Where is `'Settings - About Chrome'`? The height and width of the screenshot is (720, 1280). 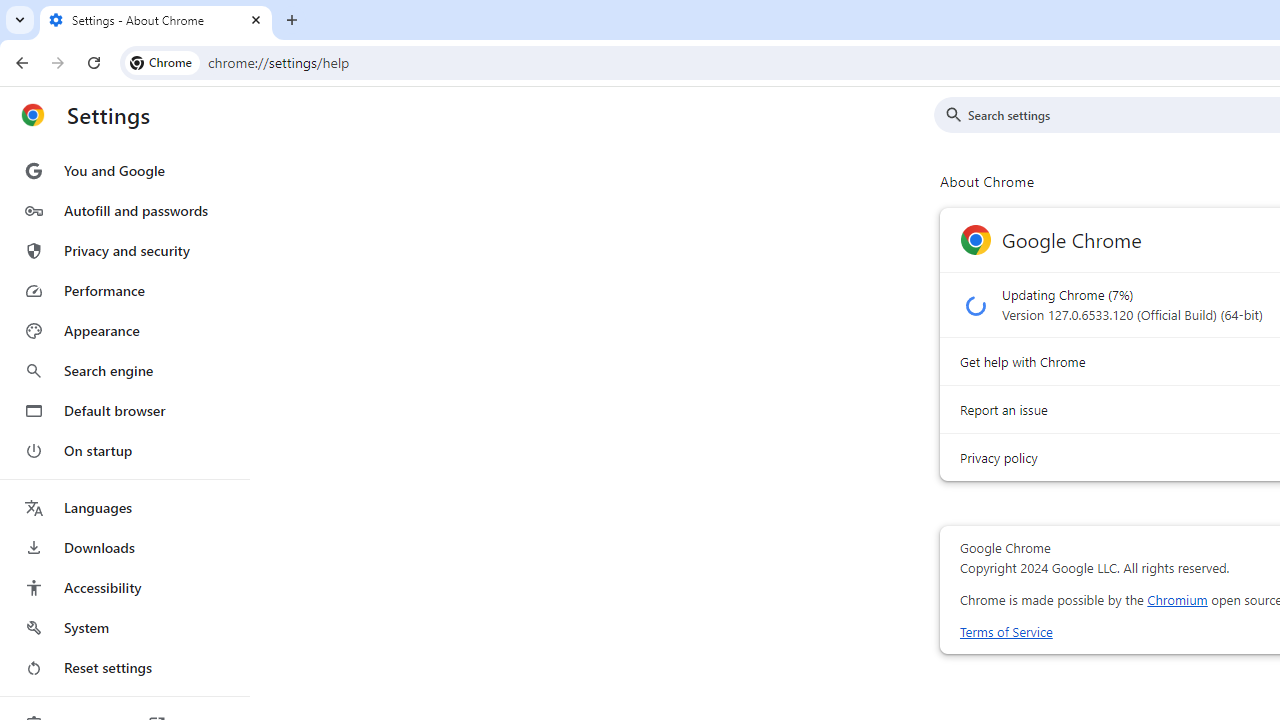 'Settings - About Chrome' is located at coordinates (155, 20).